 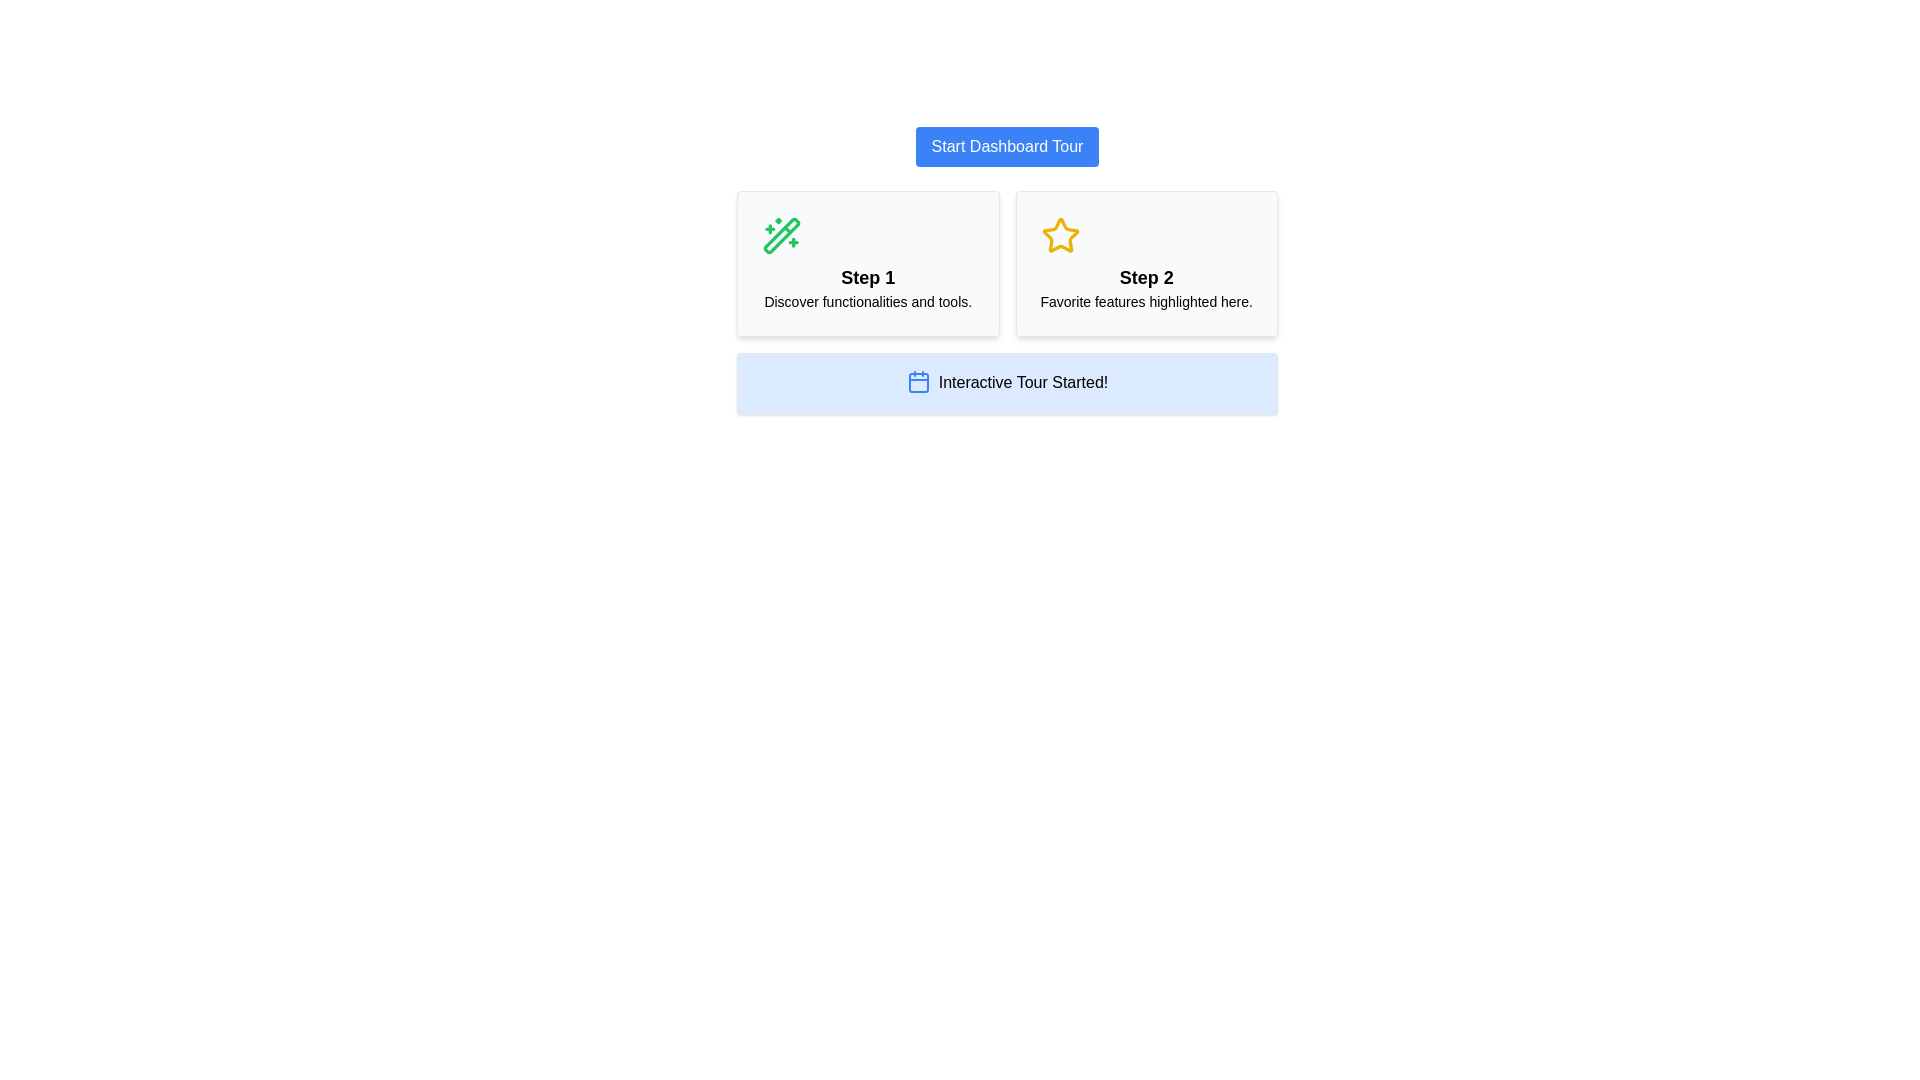 I want to click on the calendar icon with a blue circular background located above the text 'Interactive Tour Started!', so click(x=917, y=382).